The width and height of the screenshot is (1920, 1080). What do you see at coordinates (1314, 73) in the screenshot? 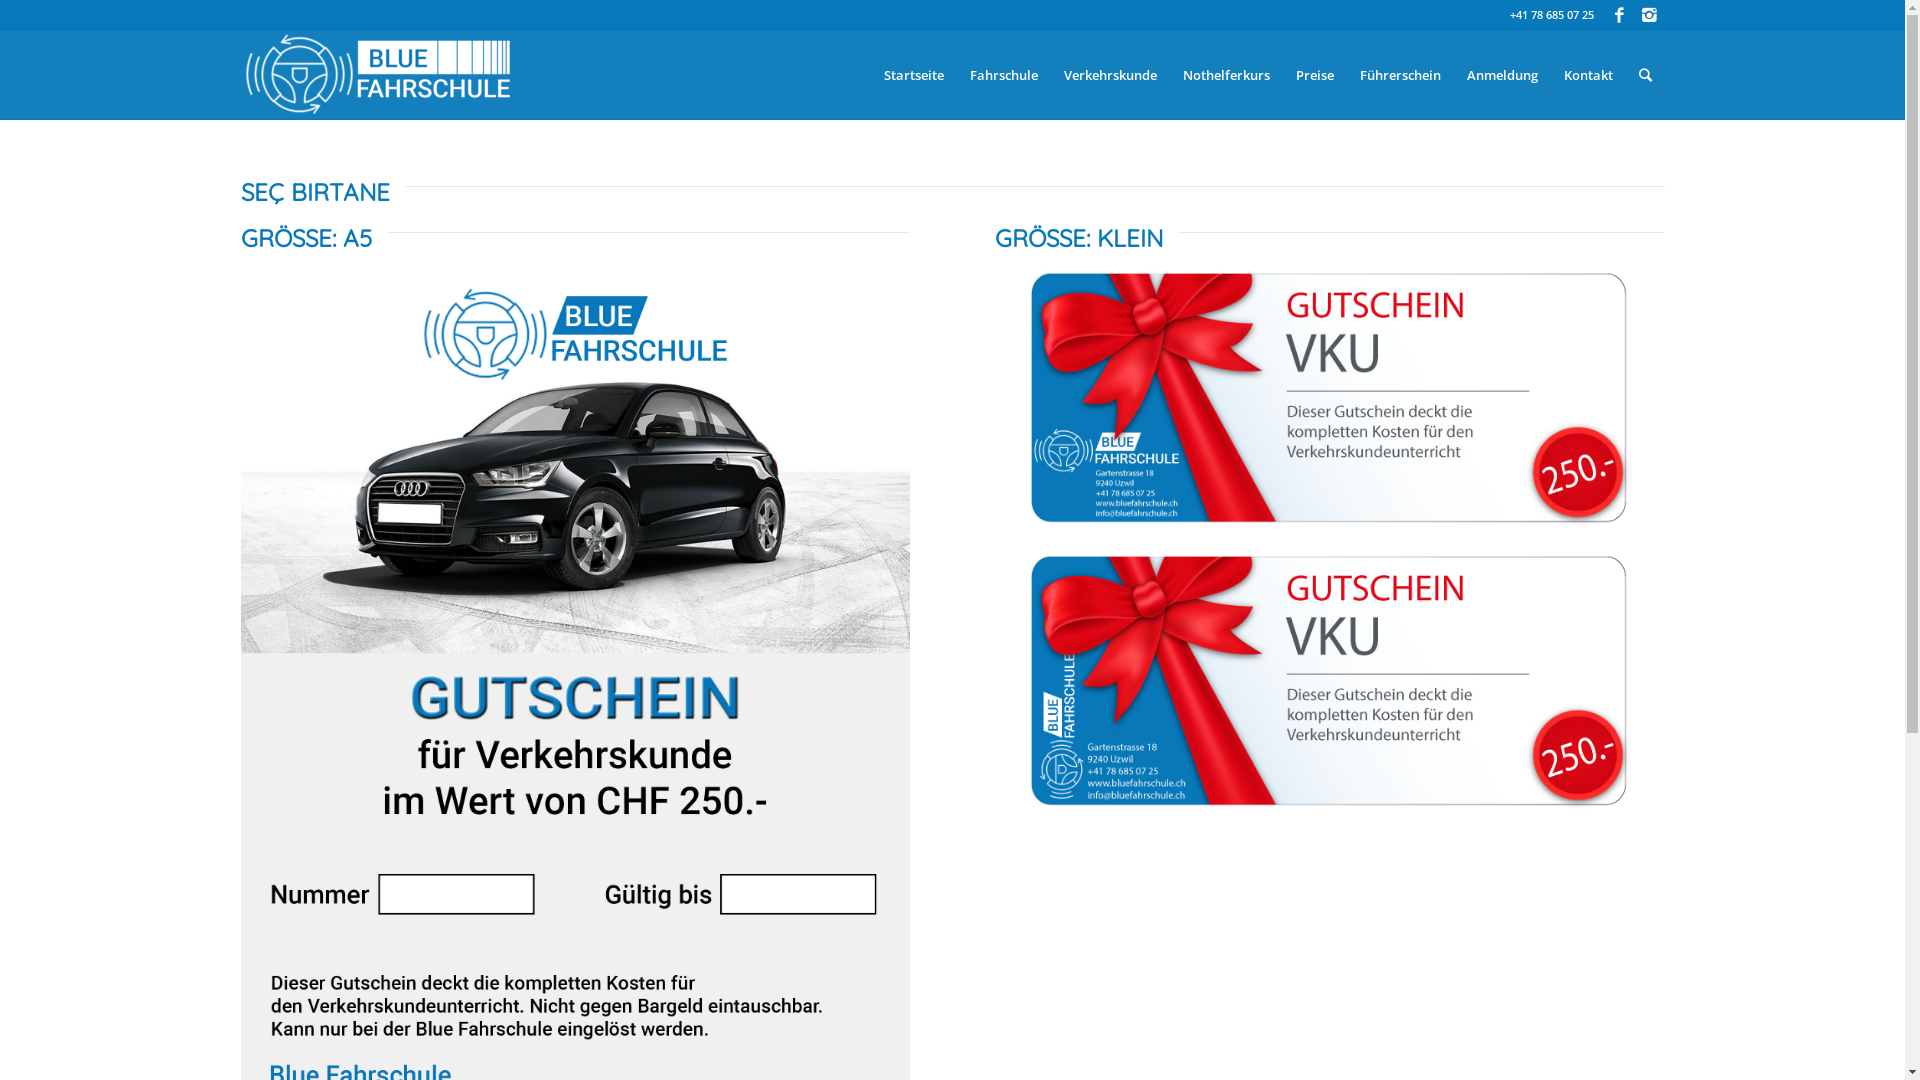
I see `'Preise'` at bounding box center [1314, 73].